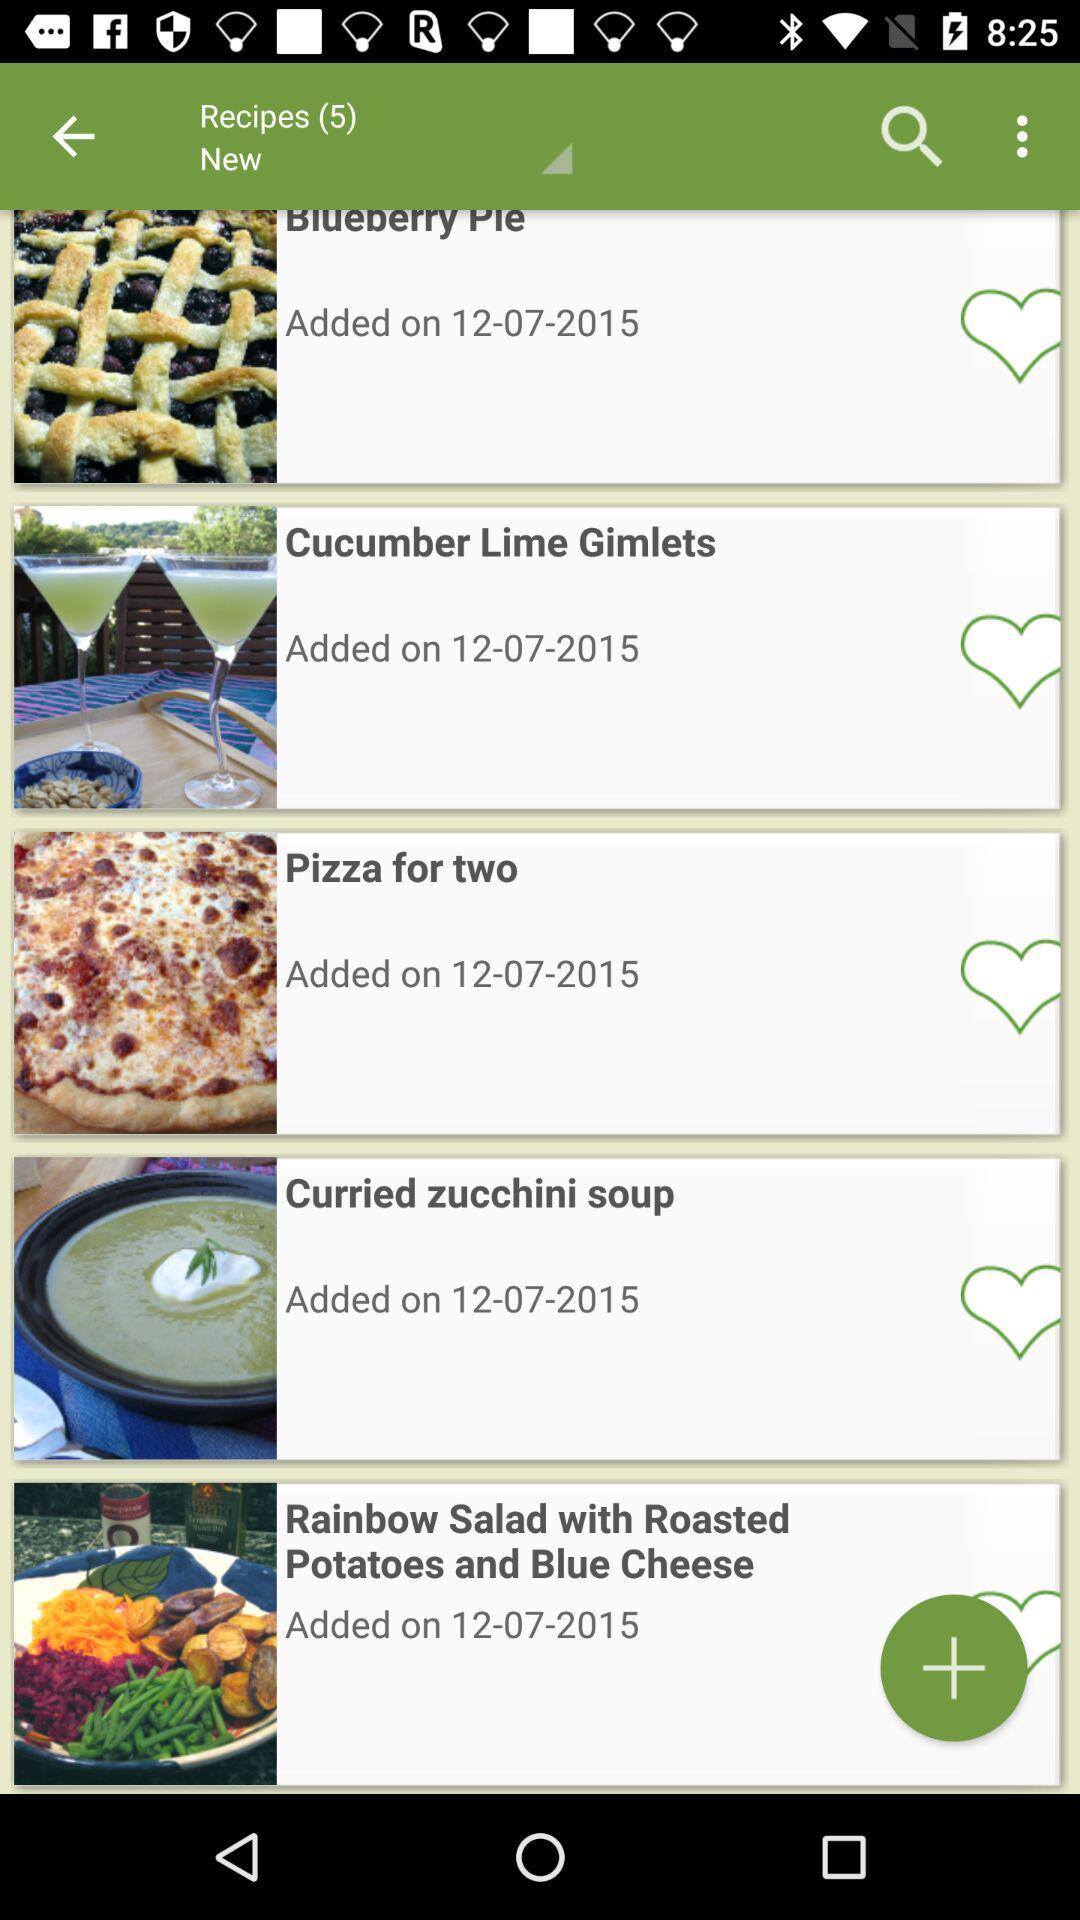  What do you see at coordinates (952, 1667) in the screenshot?
I see `rainbow salad with roasted potatoes and blue cheese` at bounding box center [952, 1667].